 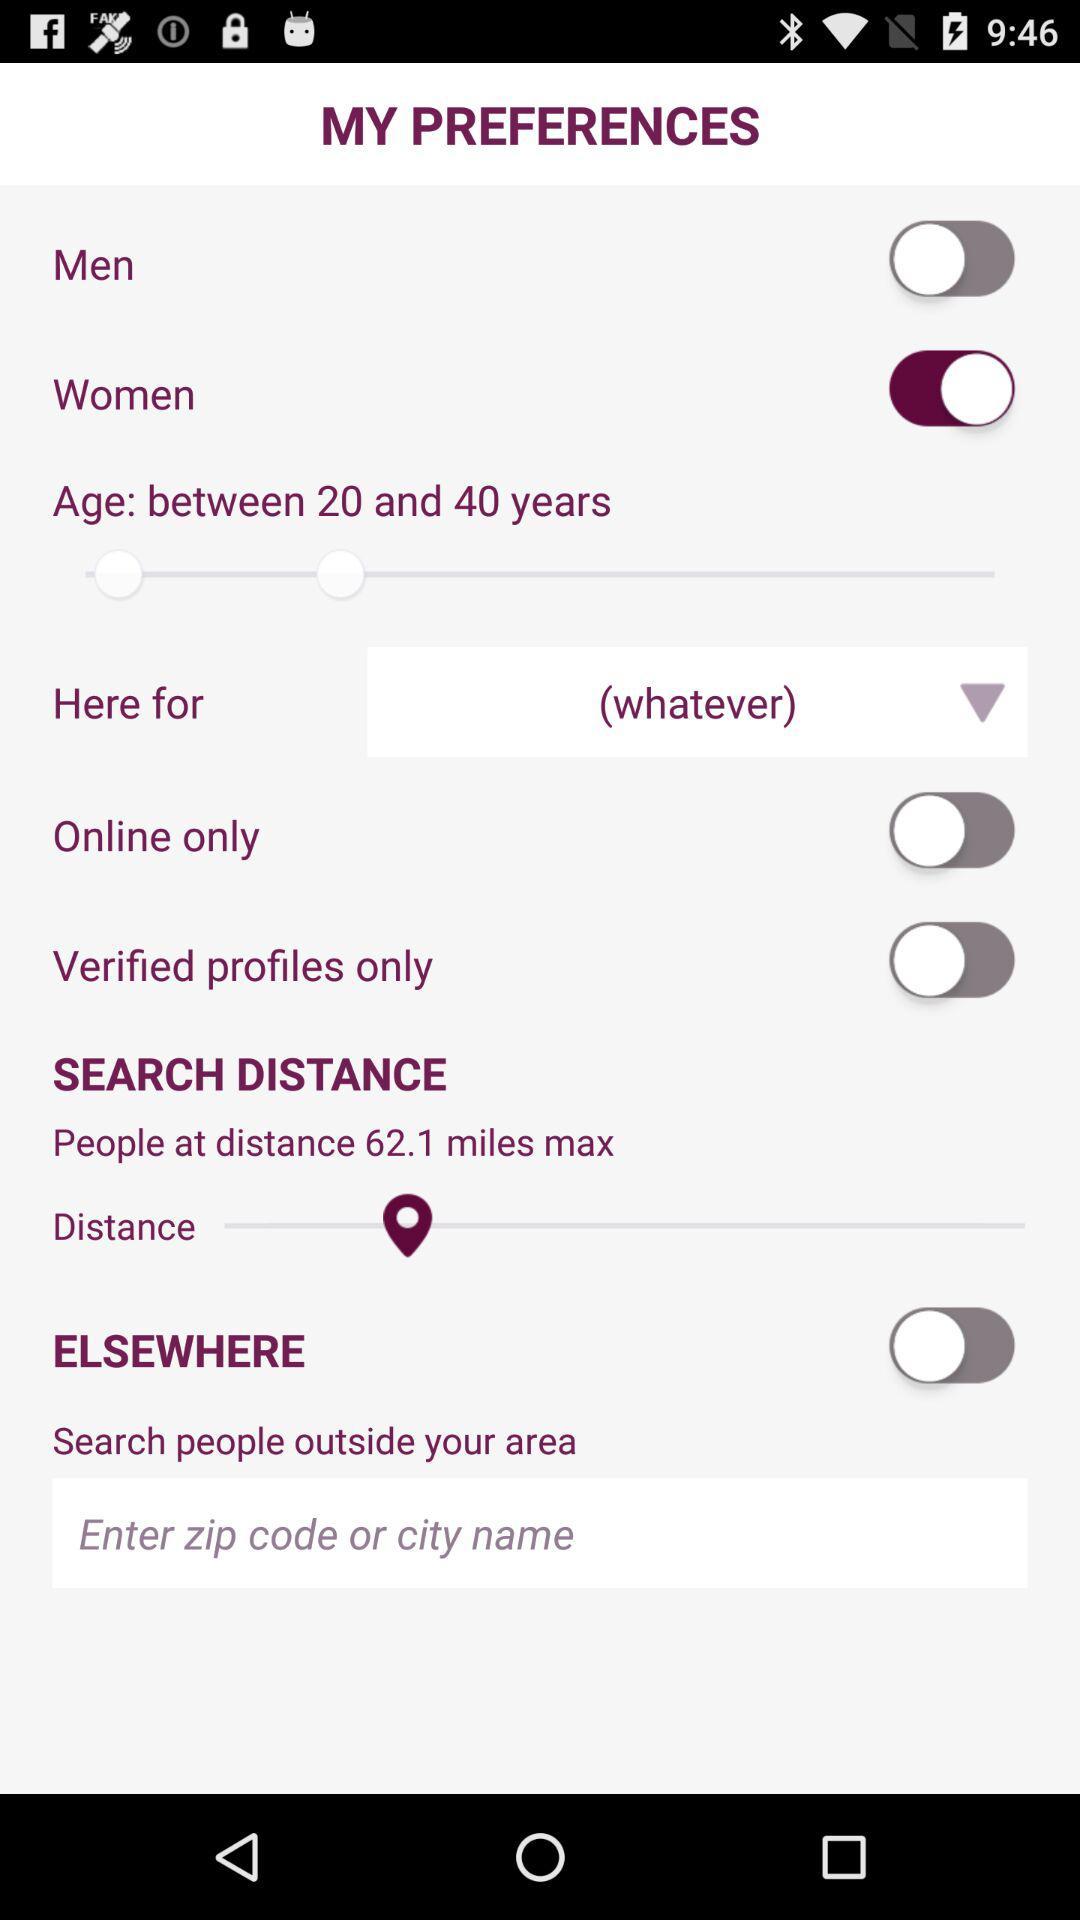 I want to click on the my preferences app, so click(x=540, y=123).